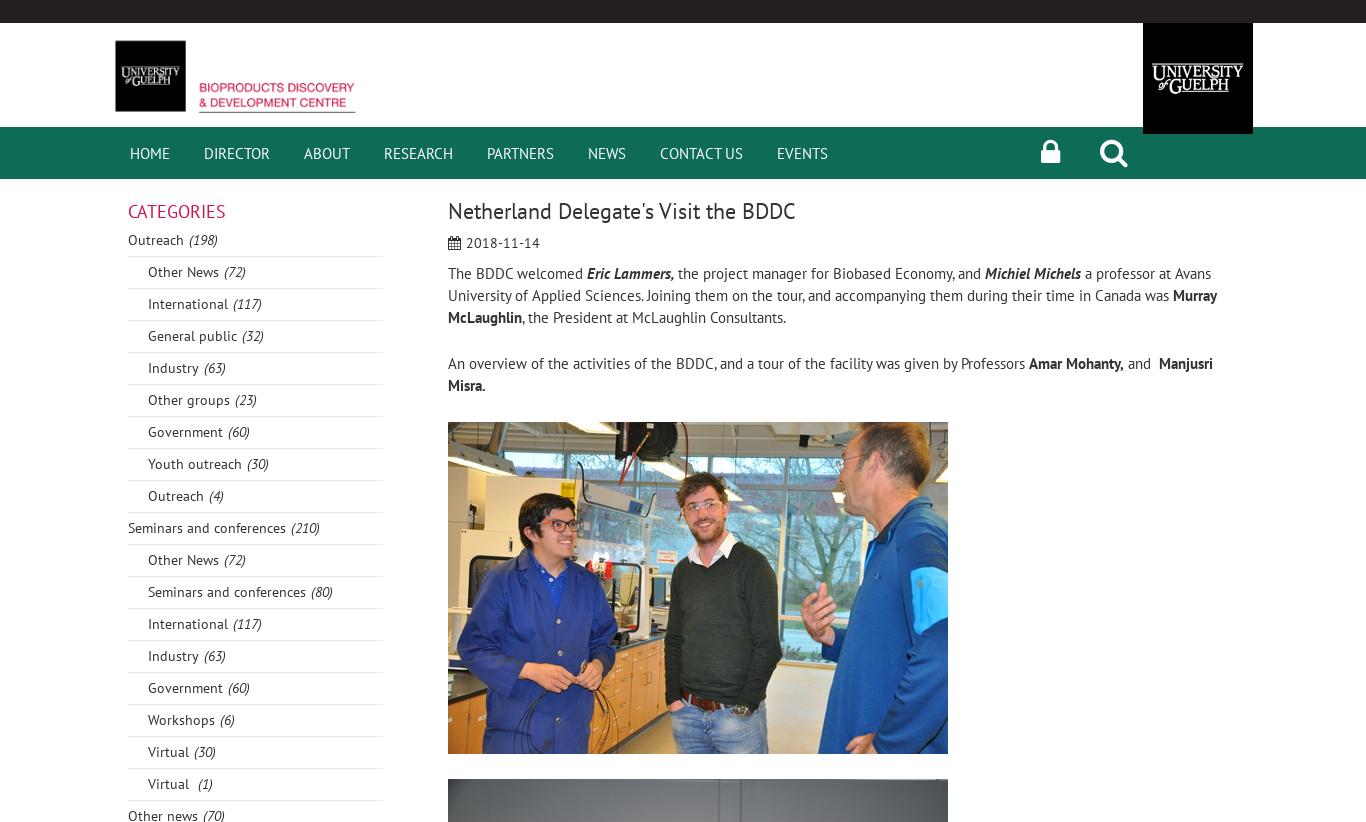 The width and height of the screenshot is (1366, 822). I want to click on '(6)', so click(226, 719).